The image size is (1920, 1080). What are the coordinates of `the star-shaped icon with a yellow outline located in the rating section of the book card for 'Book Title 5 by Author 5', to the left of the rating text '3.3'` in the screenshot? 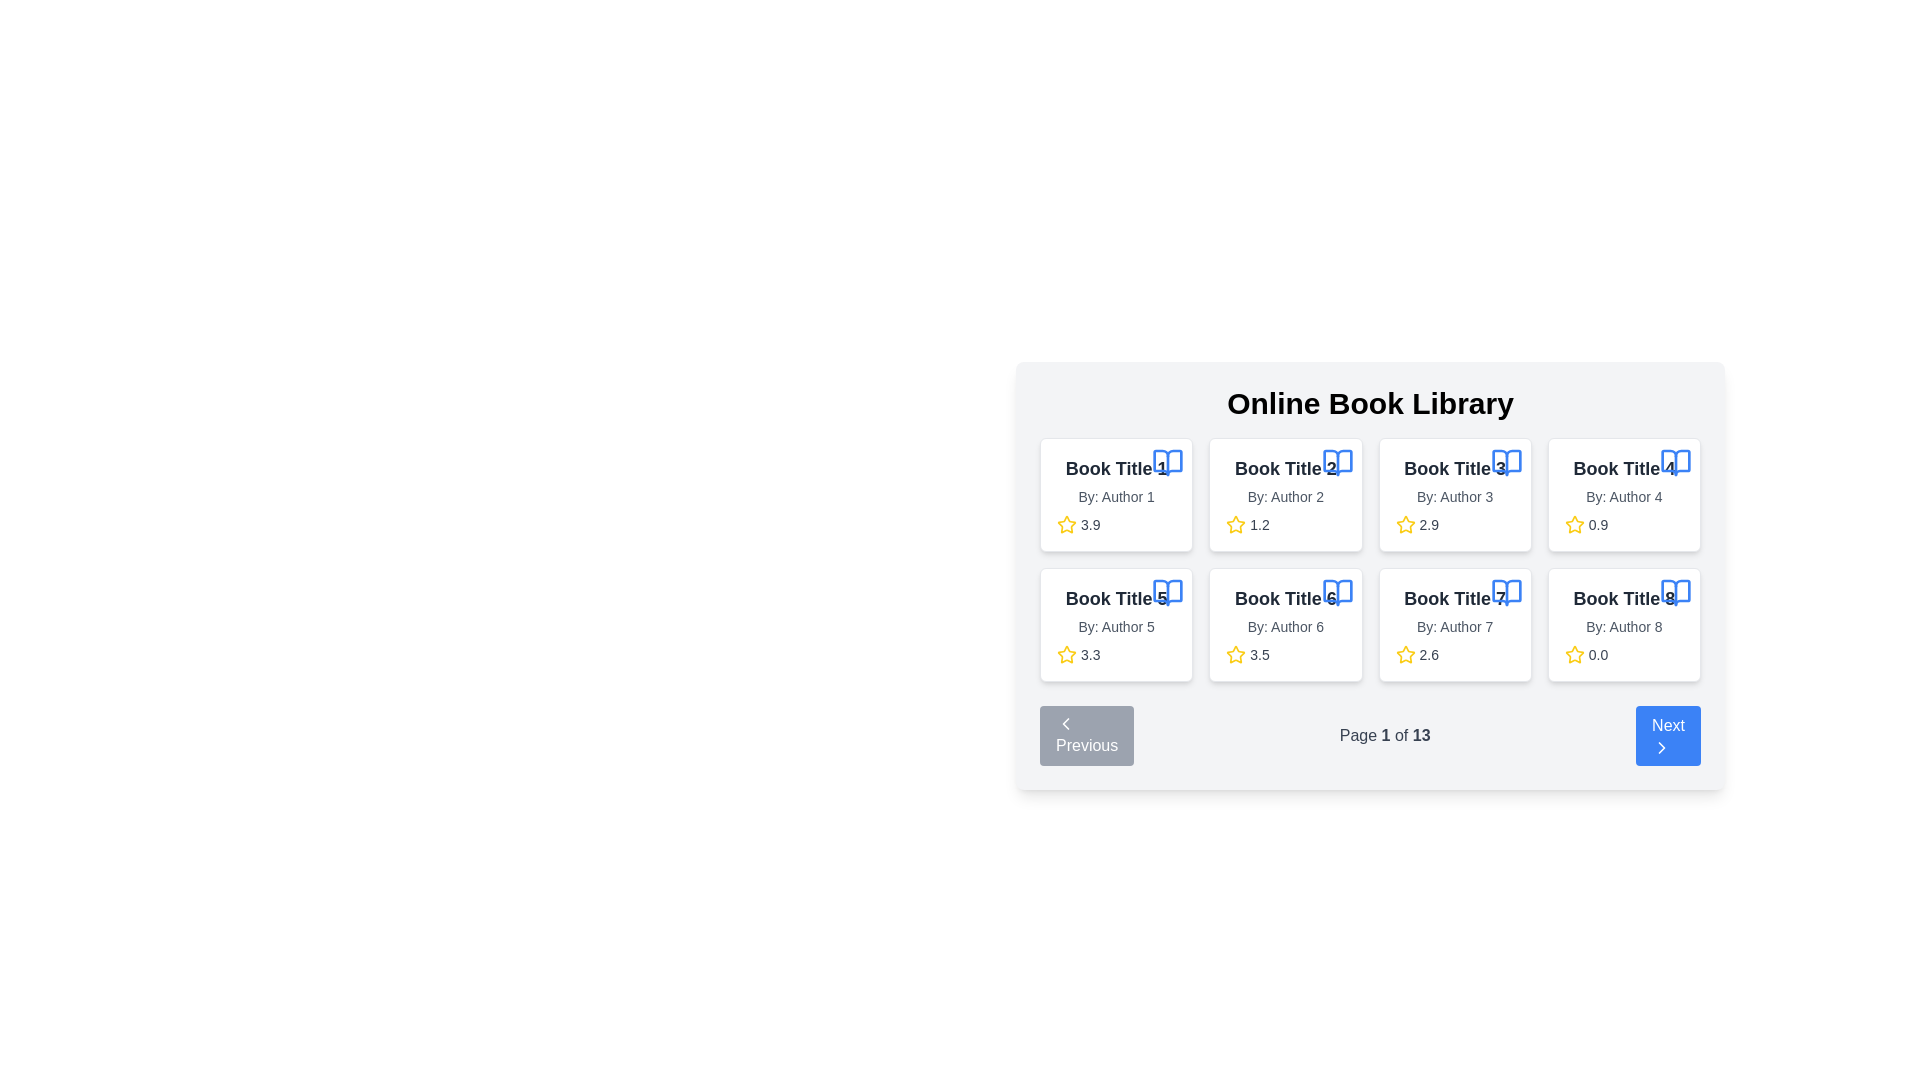 It's located at (1065, 654).